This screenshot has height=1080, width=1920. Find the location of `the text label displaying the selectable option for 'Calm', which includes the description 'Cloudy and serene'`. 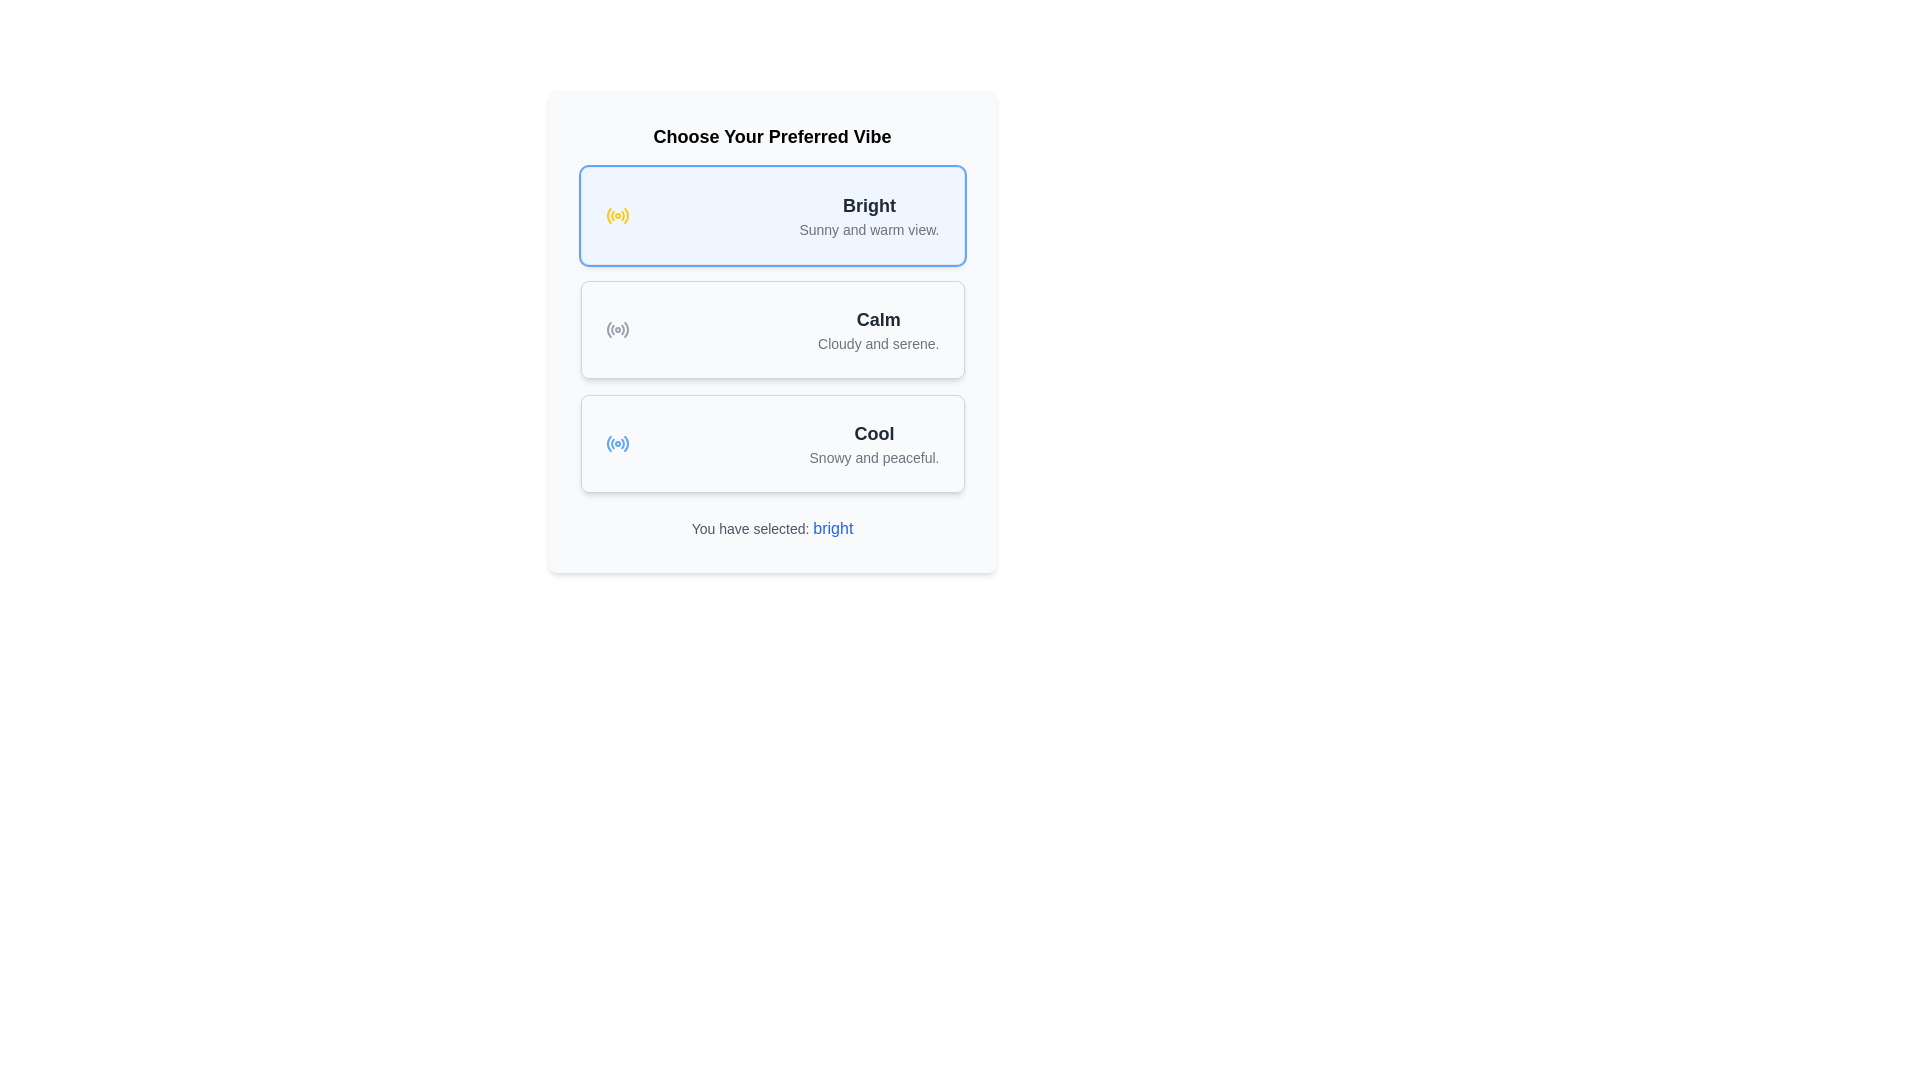

the text label displaying the selectable option for 'Calm', which includes the description 'Cloudy and serene' is located at coordinates (878, 329).